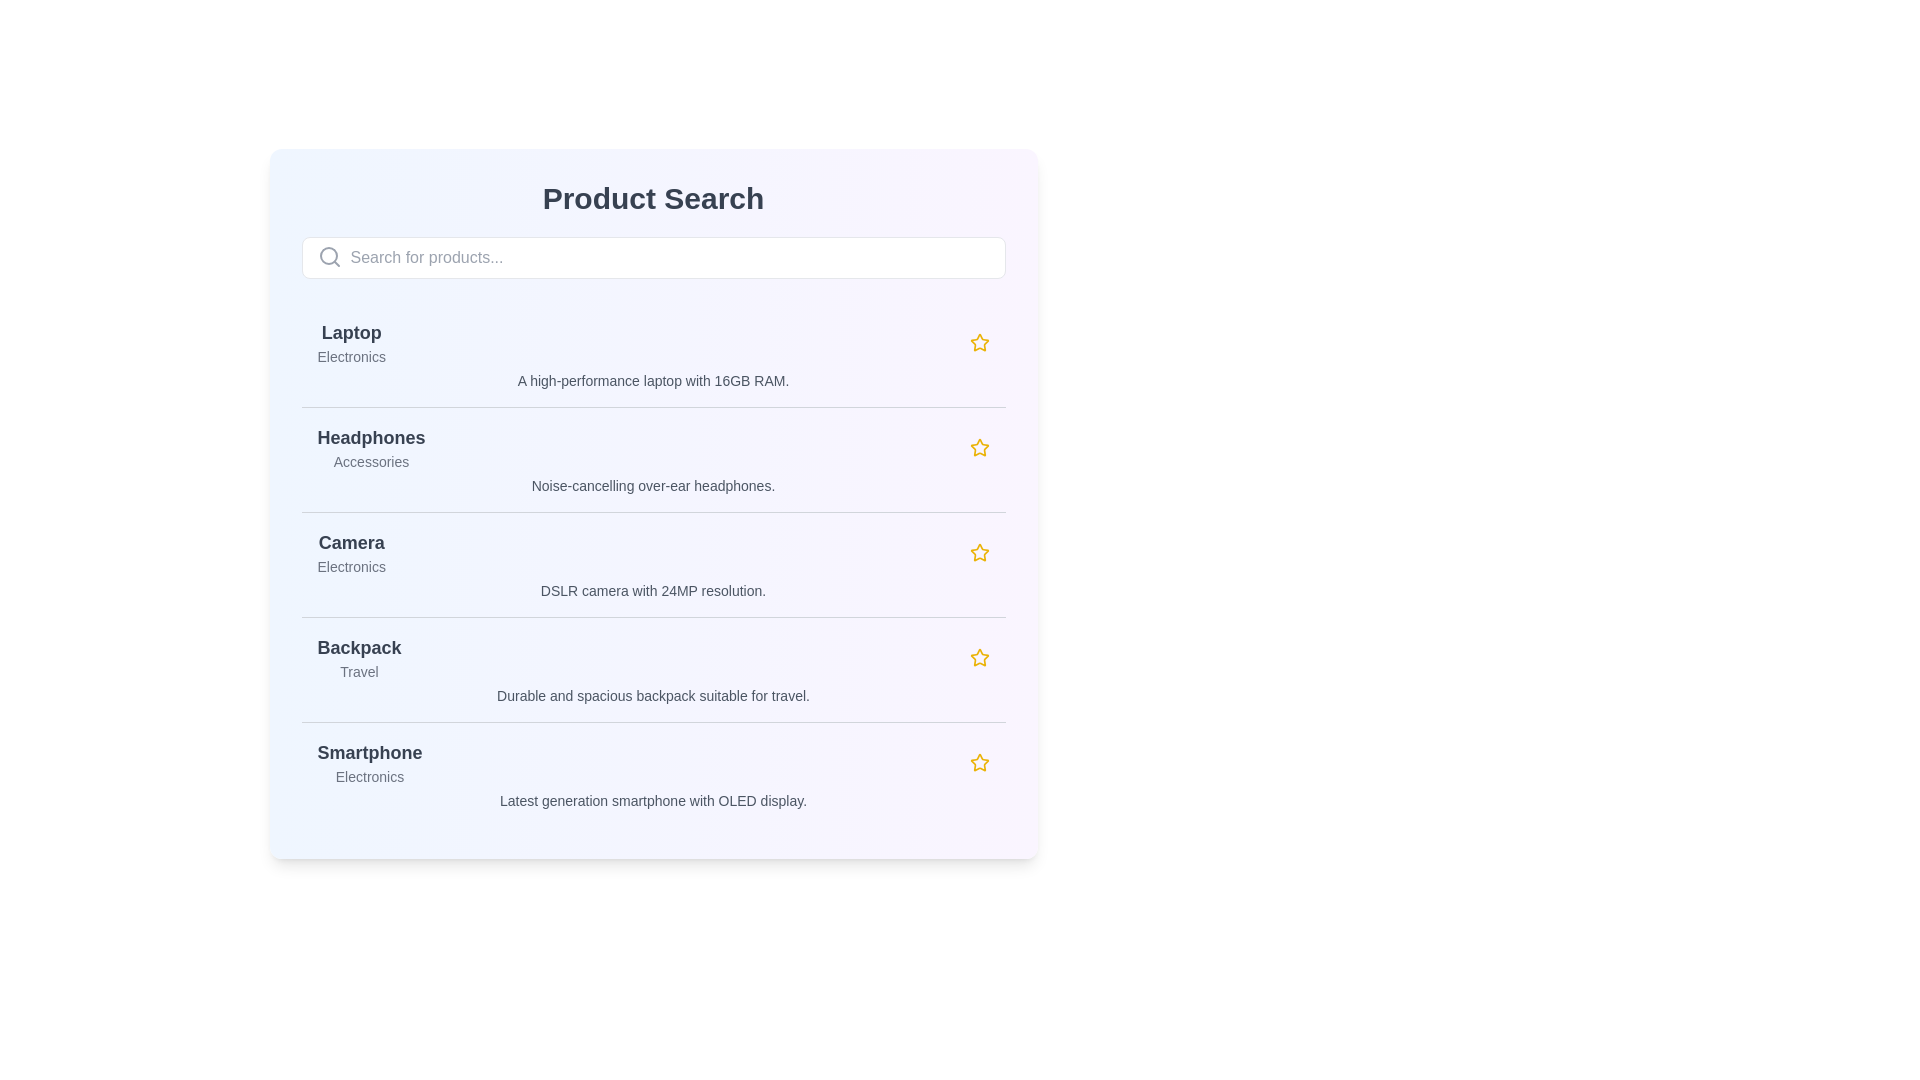 This screenshot has width=1920, height=1080. What do you see at coordinates (653, 459) in the screenshot?
I see `the list item entry for 'Headphones', which includes the title, subtitle, and description` at bounding box center [653, 459].